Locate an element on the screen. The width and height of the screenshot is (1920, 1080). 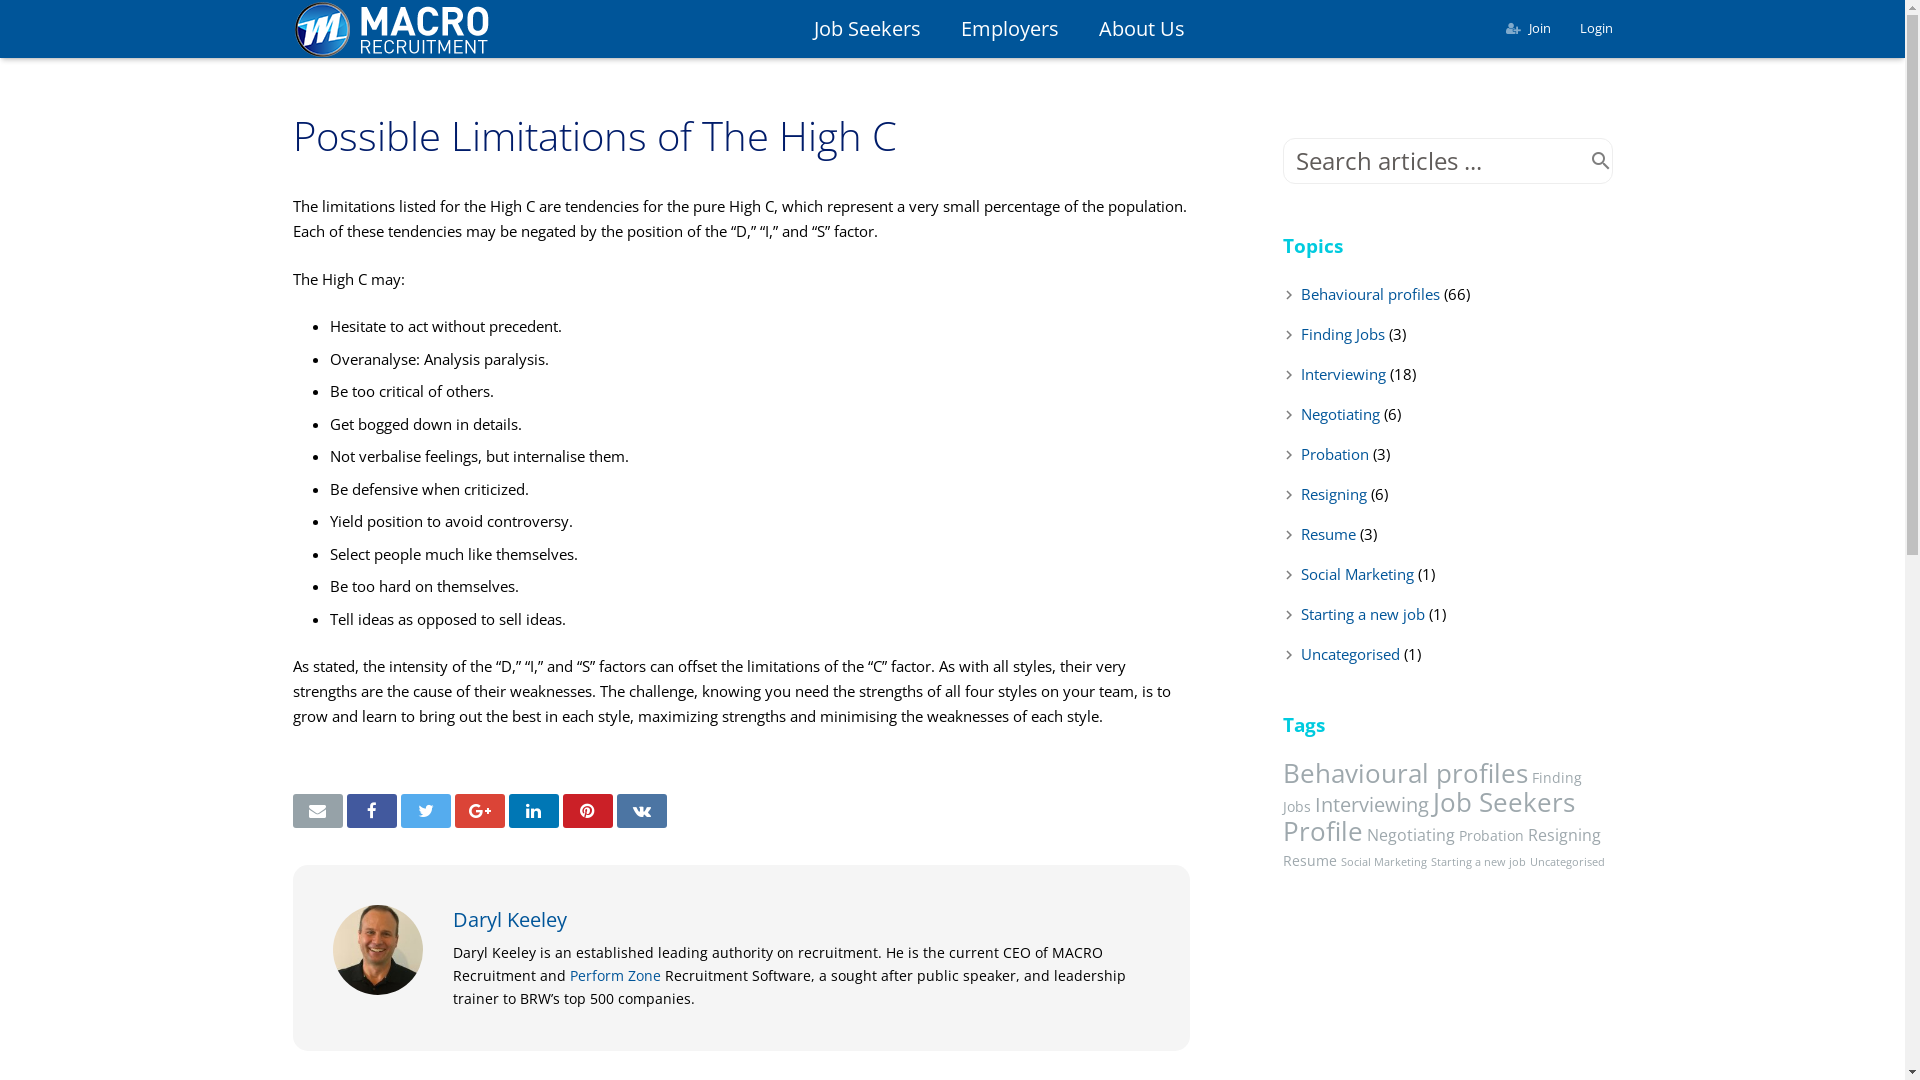
'Perform Zone' is located at coordinates (614, 974).